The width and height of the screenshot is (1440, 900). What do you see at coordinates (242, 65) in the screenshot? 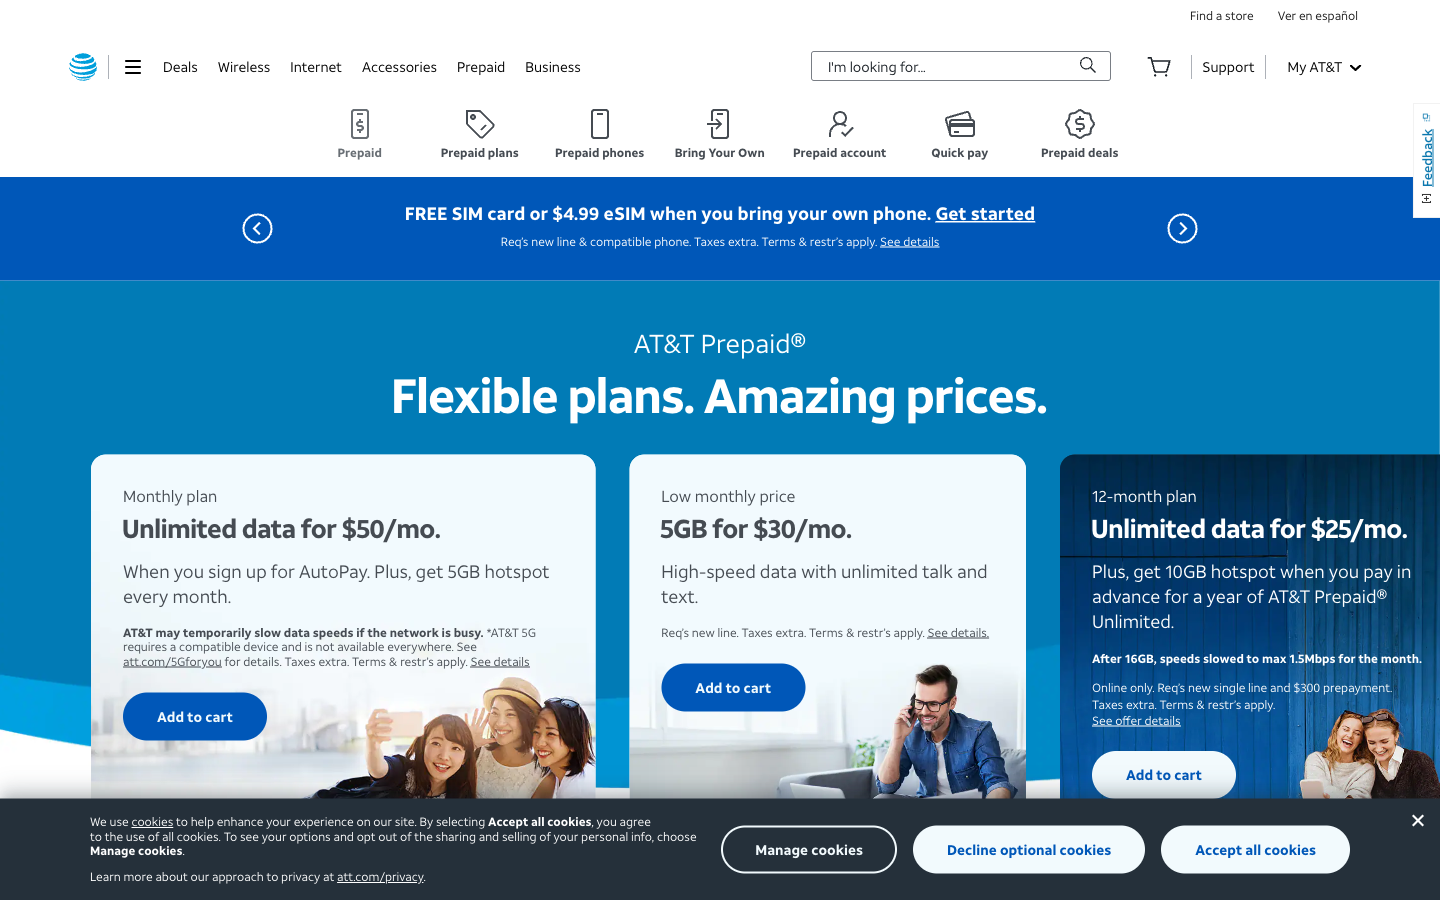
I see `the "Wireless" tab` at bounding box center [242, 65].